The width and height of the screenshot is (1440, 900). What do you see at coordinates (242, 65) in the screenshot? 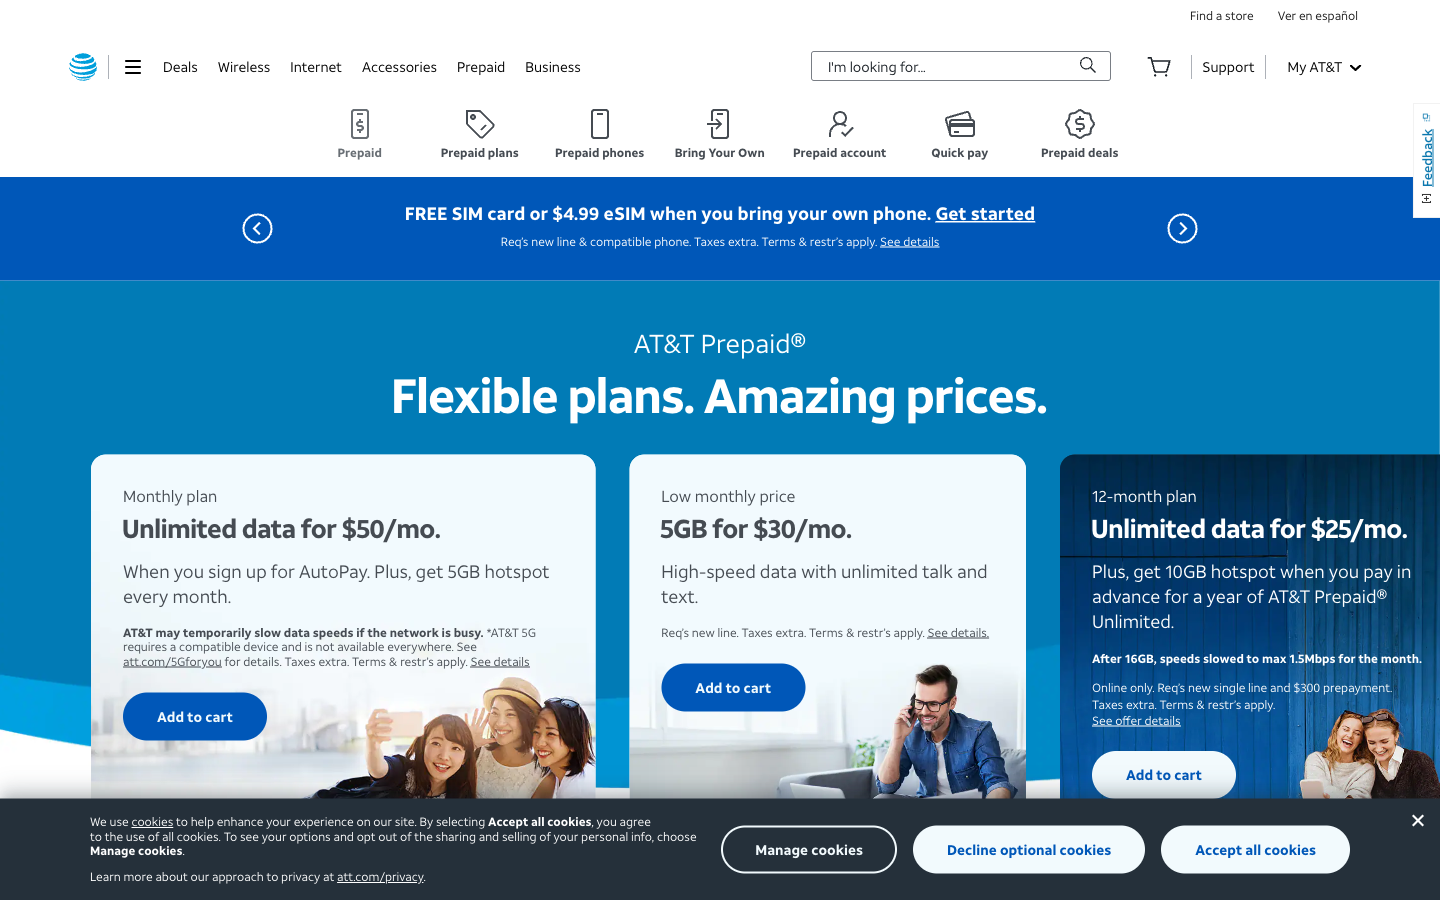
I see `the "Wireless" tab` at bounding box center [242, 65].